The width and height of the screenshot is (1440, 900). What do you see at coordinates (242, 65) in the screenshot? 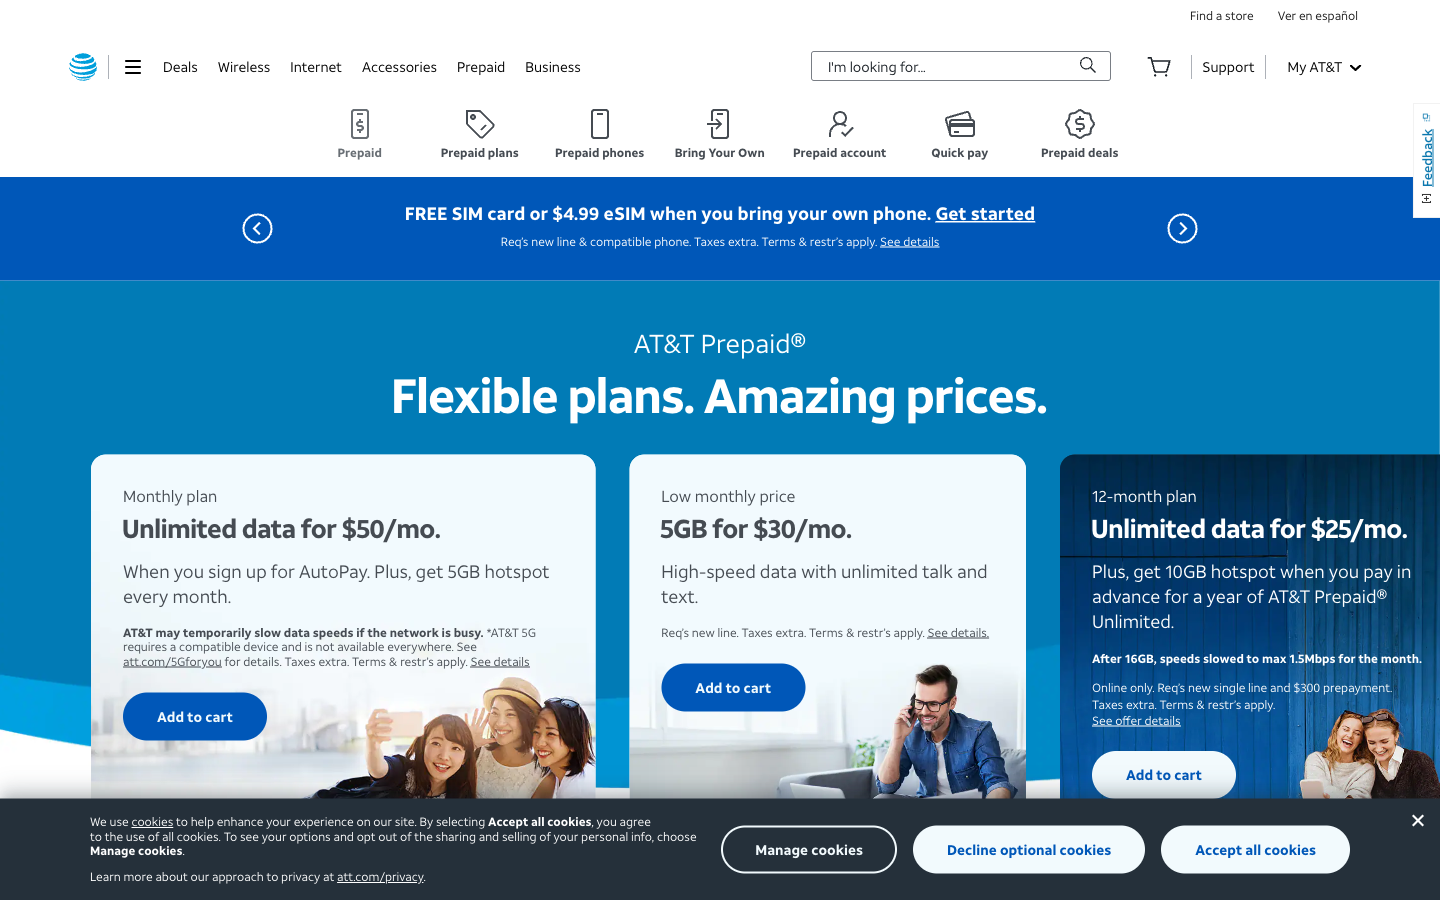
I see `the "Wireless" tab` at bounding box center [242, 65].